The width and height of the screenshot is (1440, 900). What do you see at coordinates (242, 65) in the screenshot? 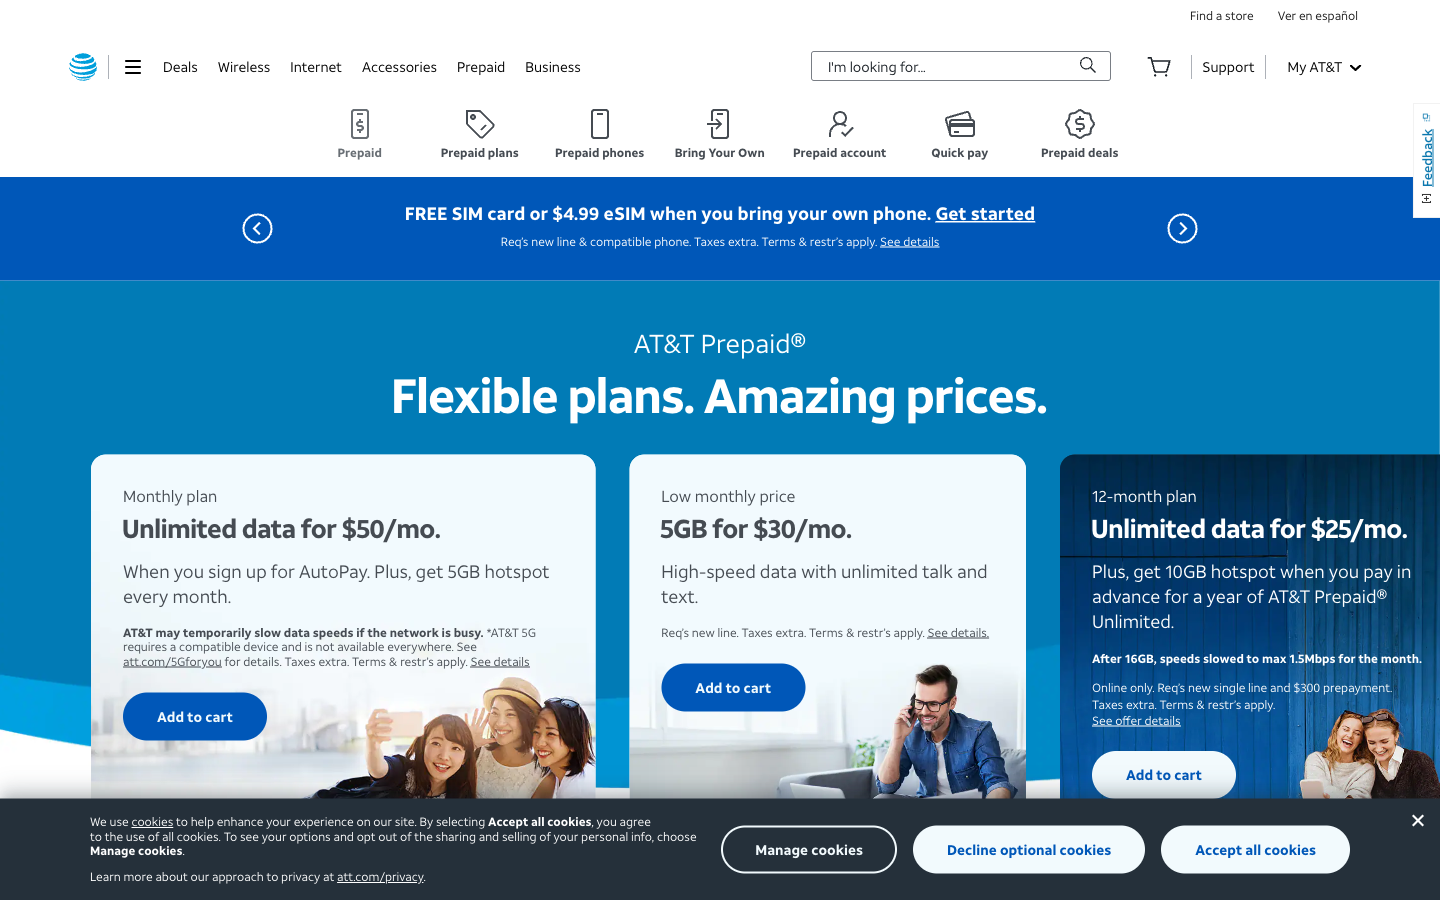
I see `the "Wireless" tab` at bounding box center [242, 65].